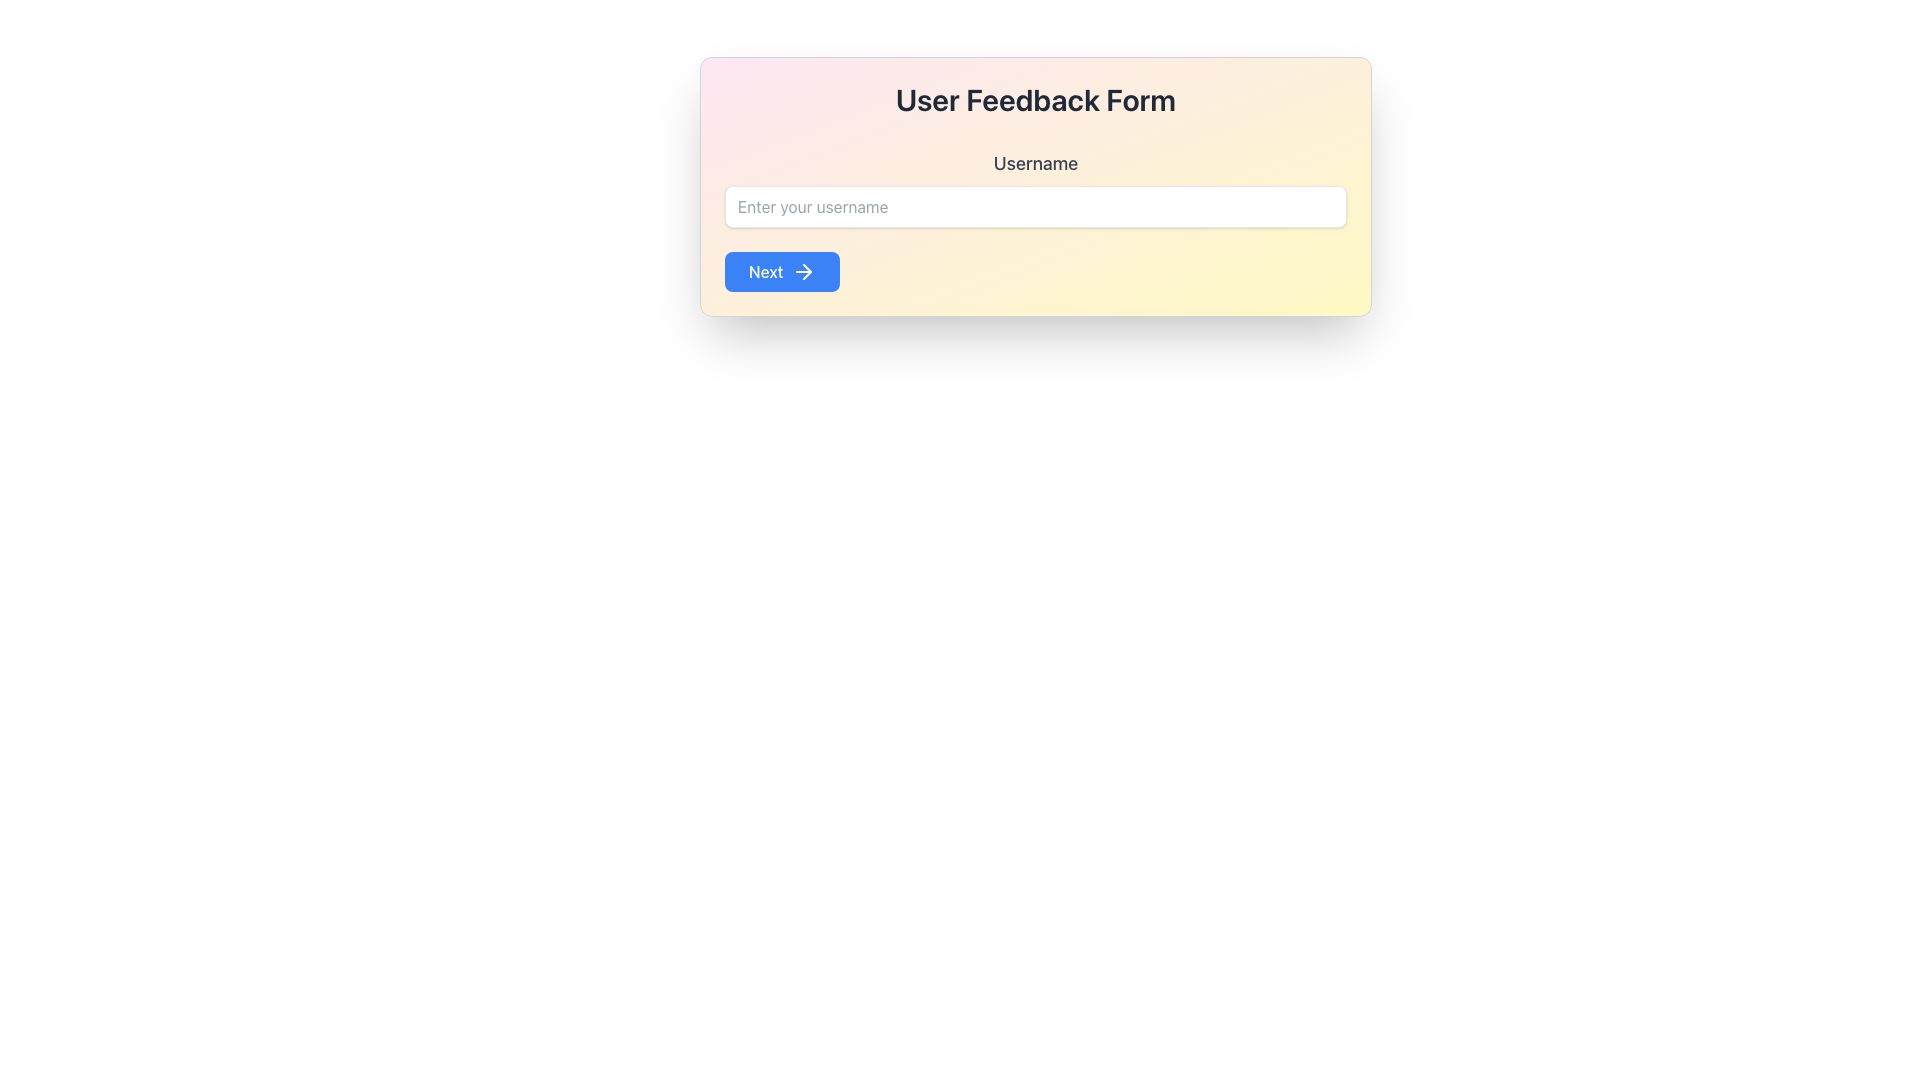 The height and width of the screenshot is (1080, 1920). Describe the element at coordinates (806, 272) in the screenshot. I see `the decorative arrow icon within the 'Next' button to indicate progression` at that location.